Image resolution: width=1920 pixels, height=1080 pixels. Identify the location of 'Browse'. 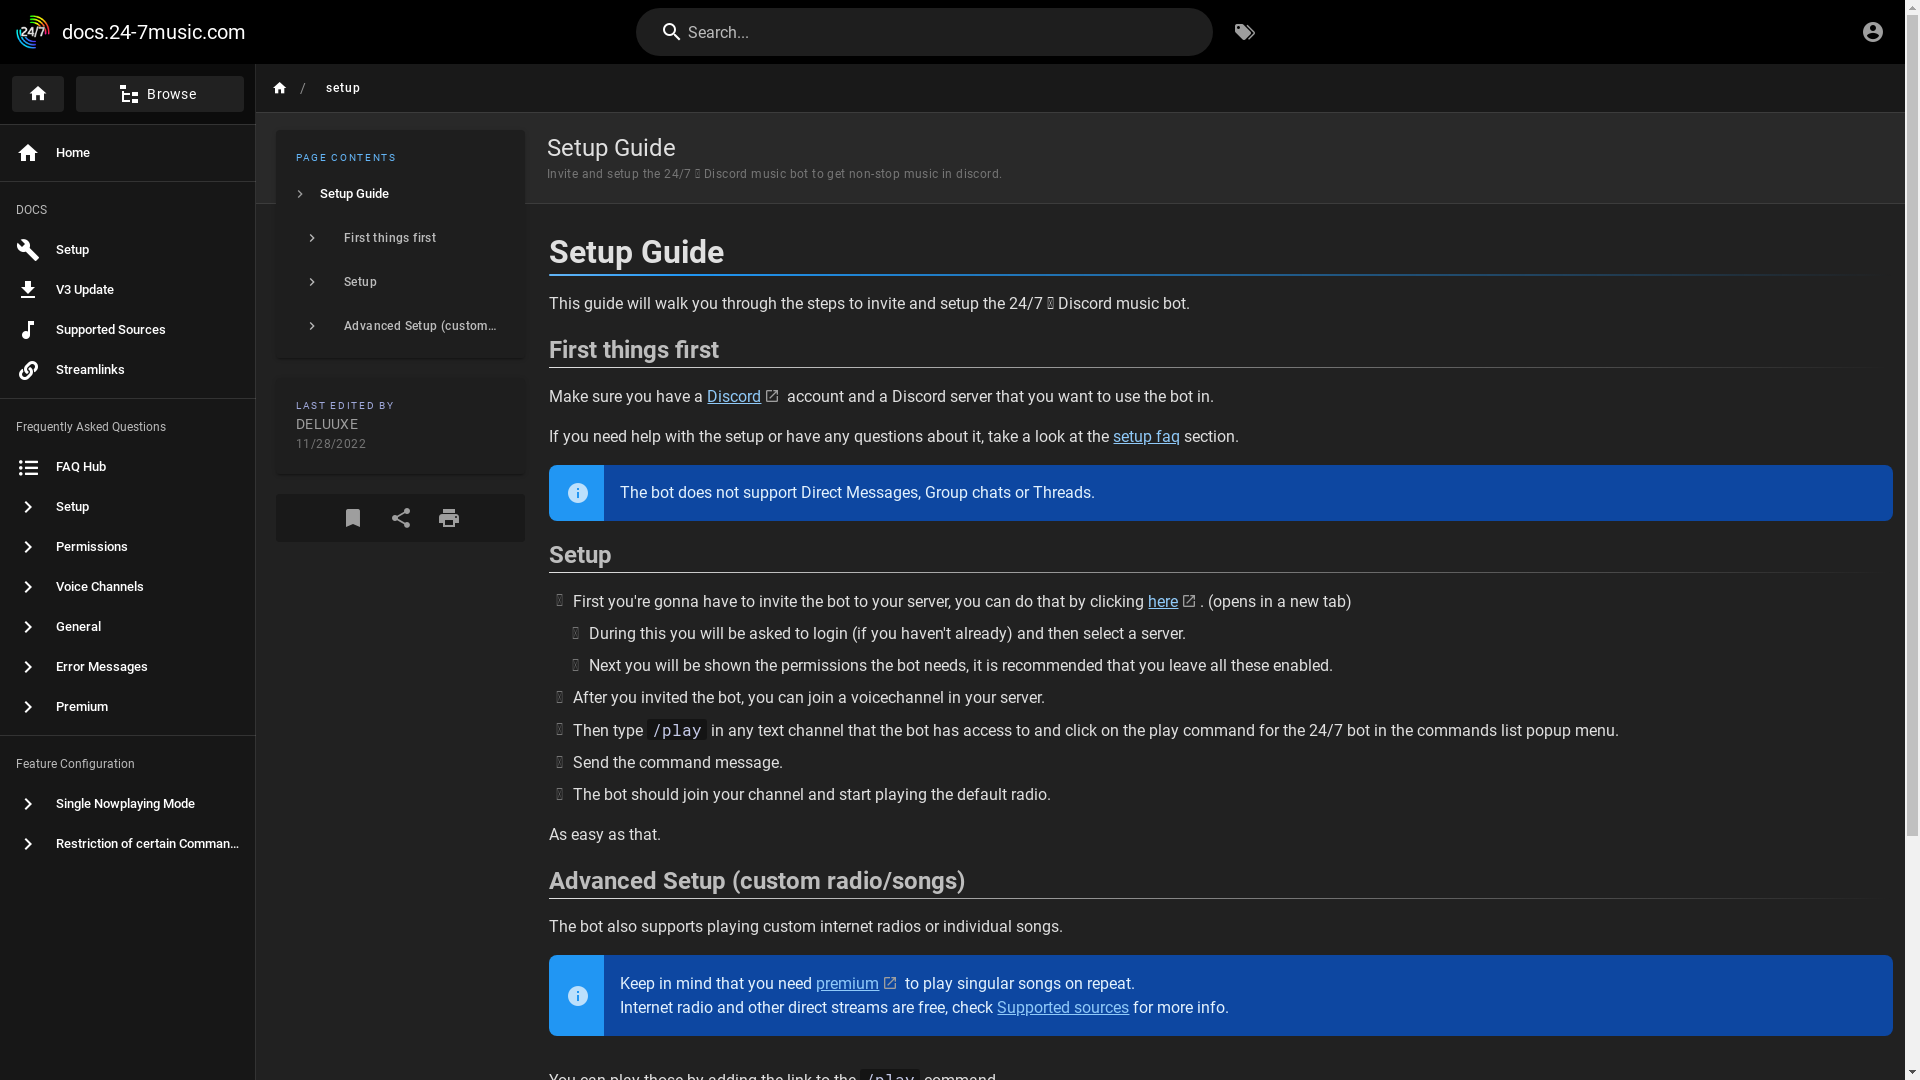
(152, 93).